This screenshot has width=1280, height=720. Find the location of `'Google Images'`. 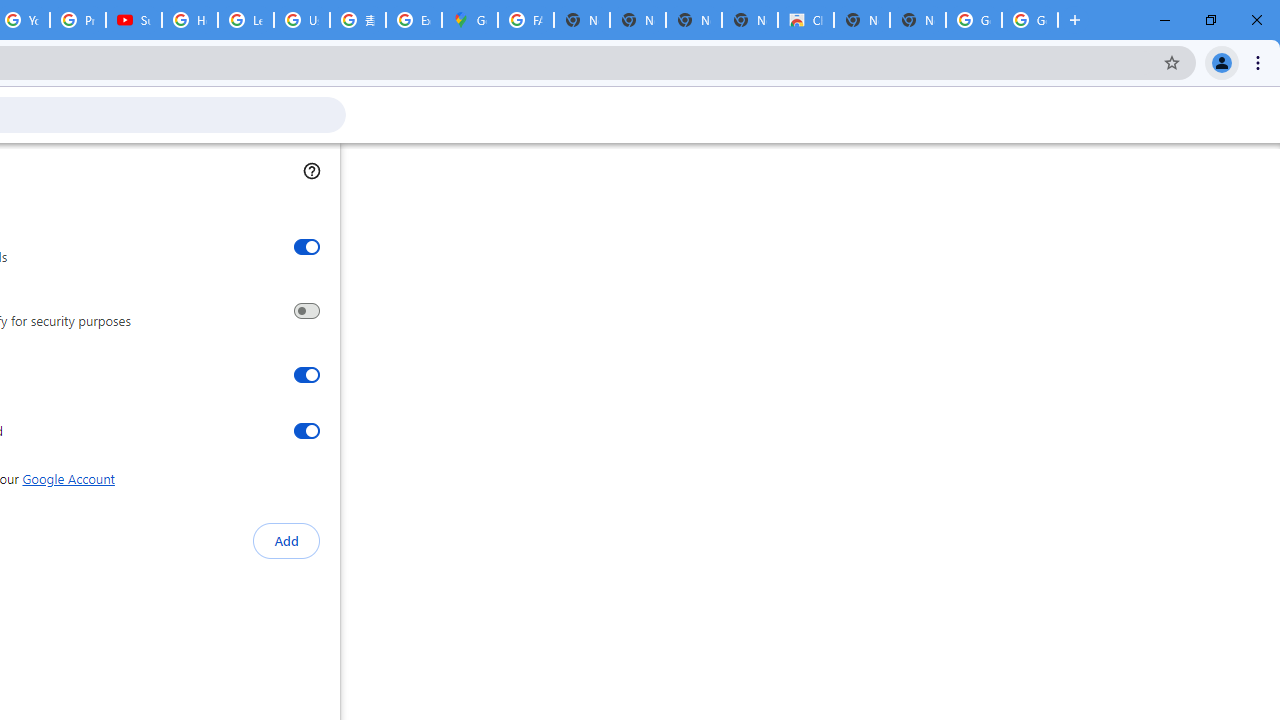

'Google Images' is located at coordinates (1030, 20).